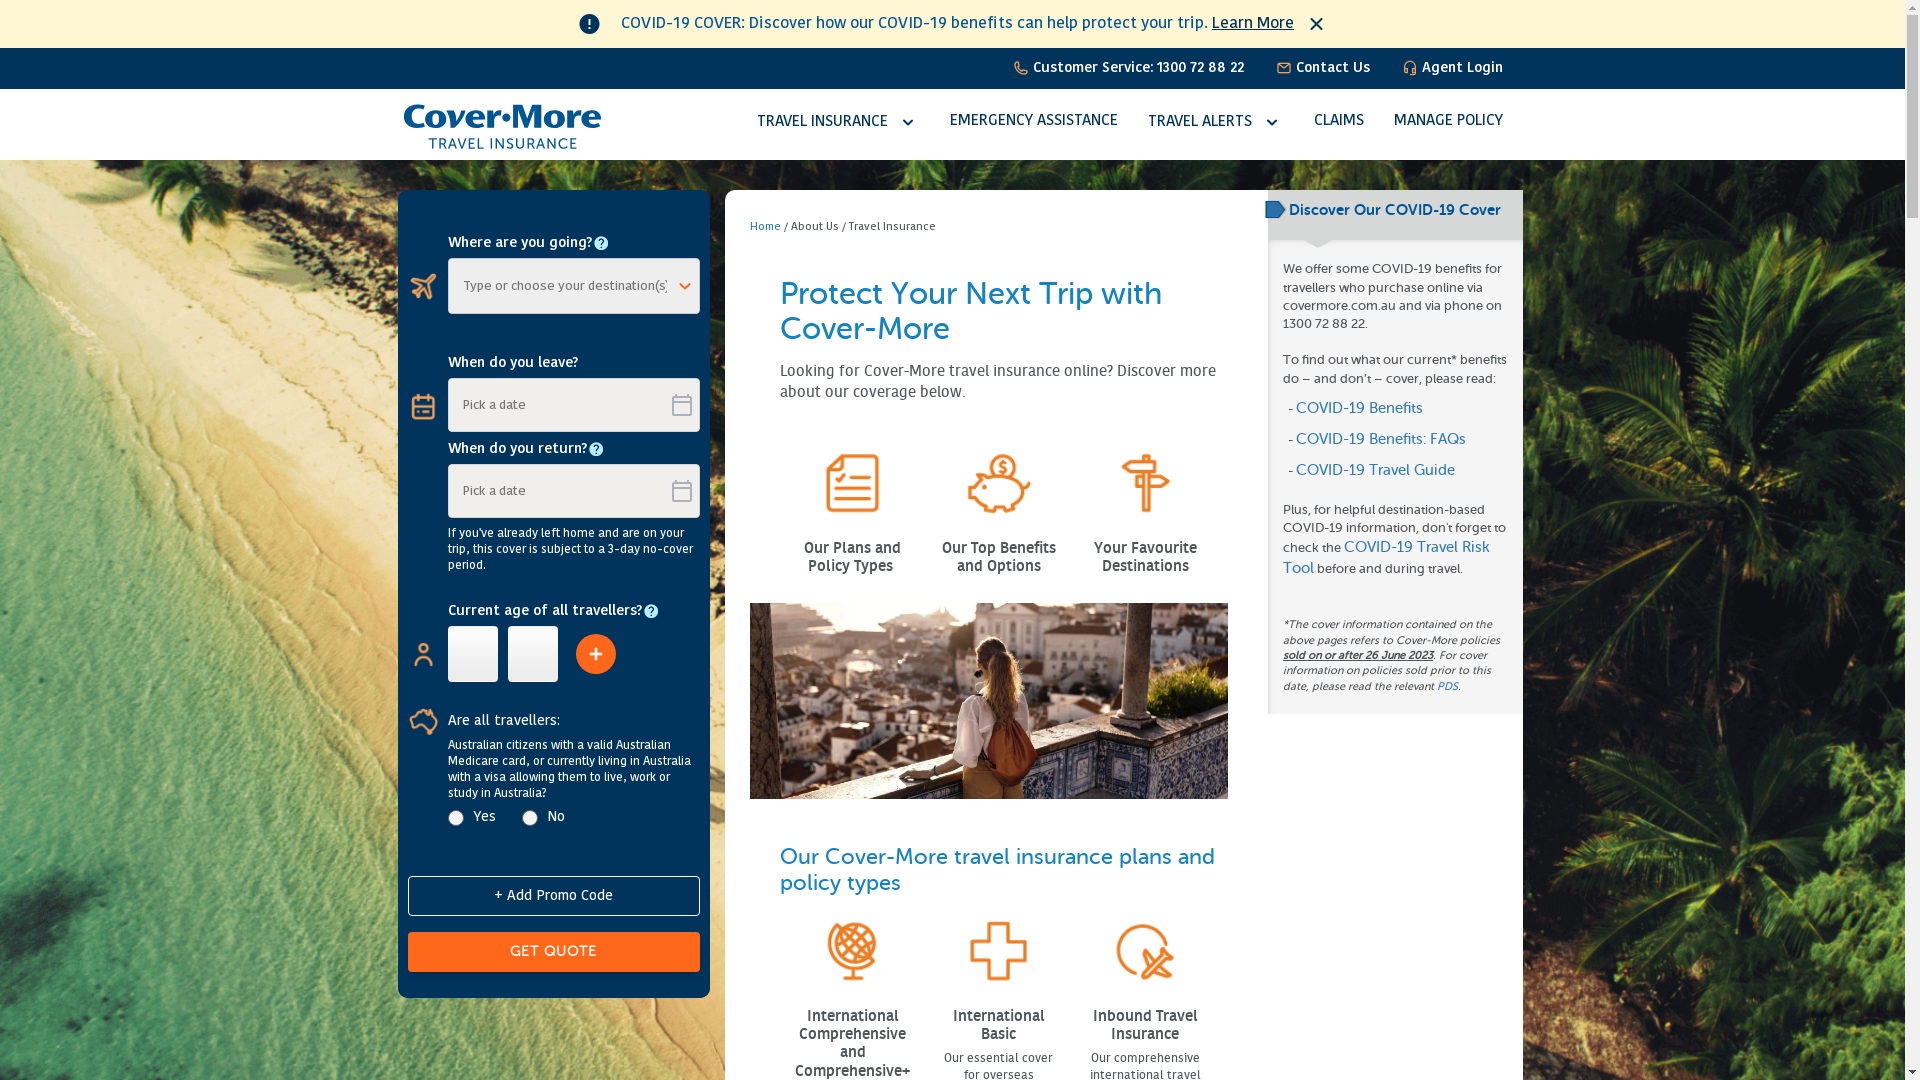  Describe the element at coordinates (893, 566) in the screenshot. I see `' '` at that location.